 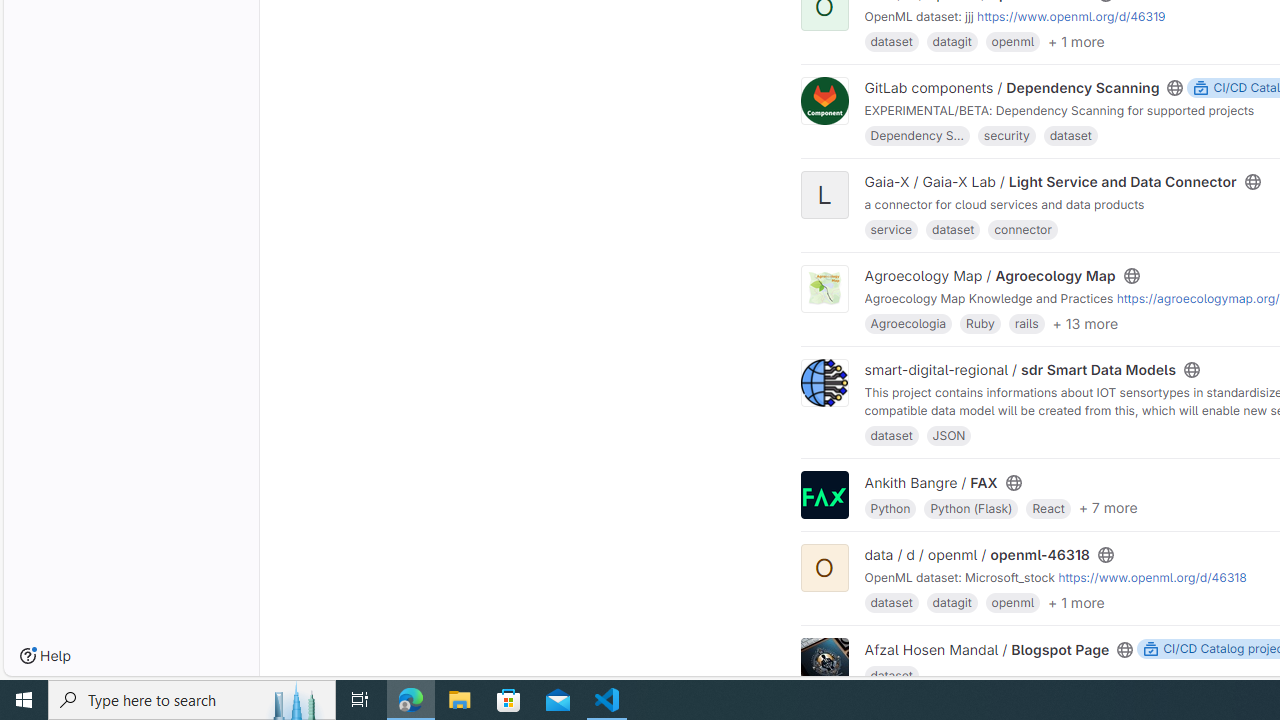 I want to click on 'Python', so click(x=889, y=506).